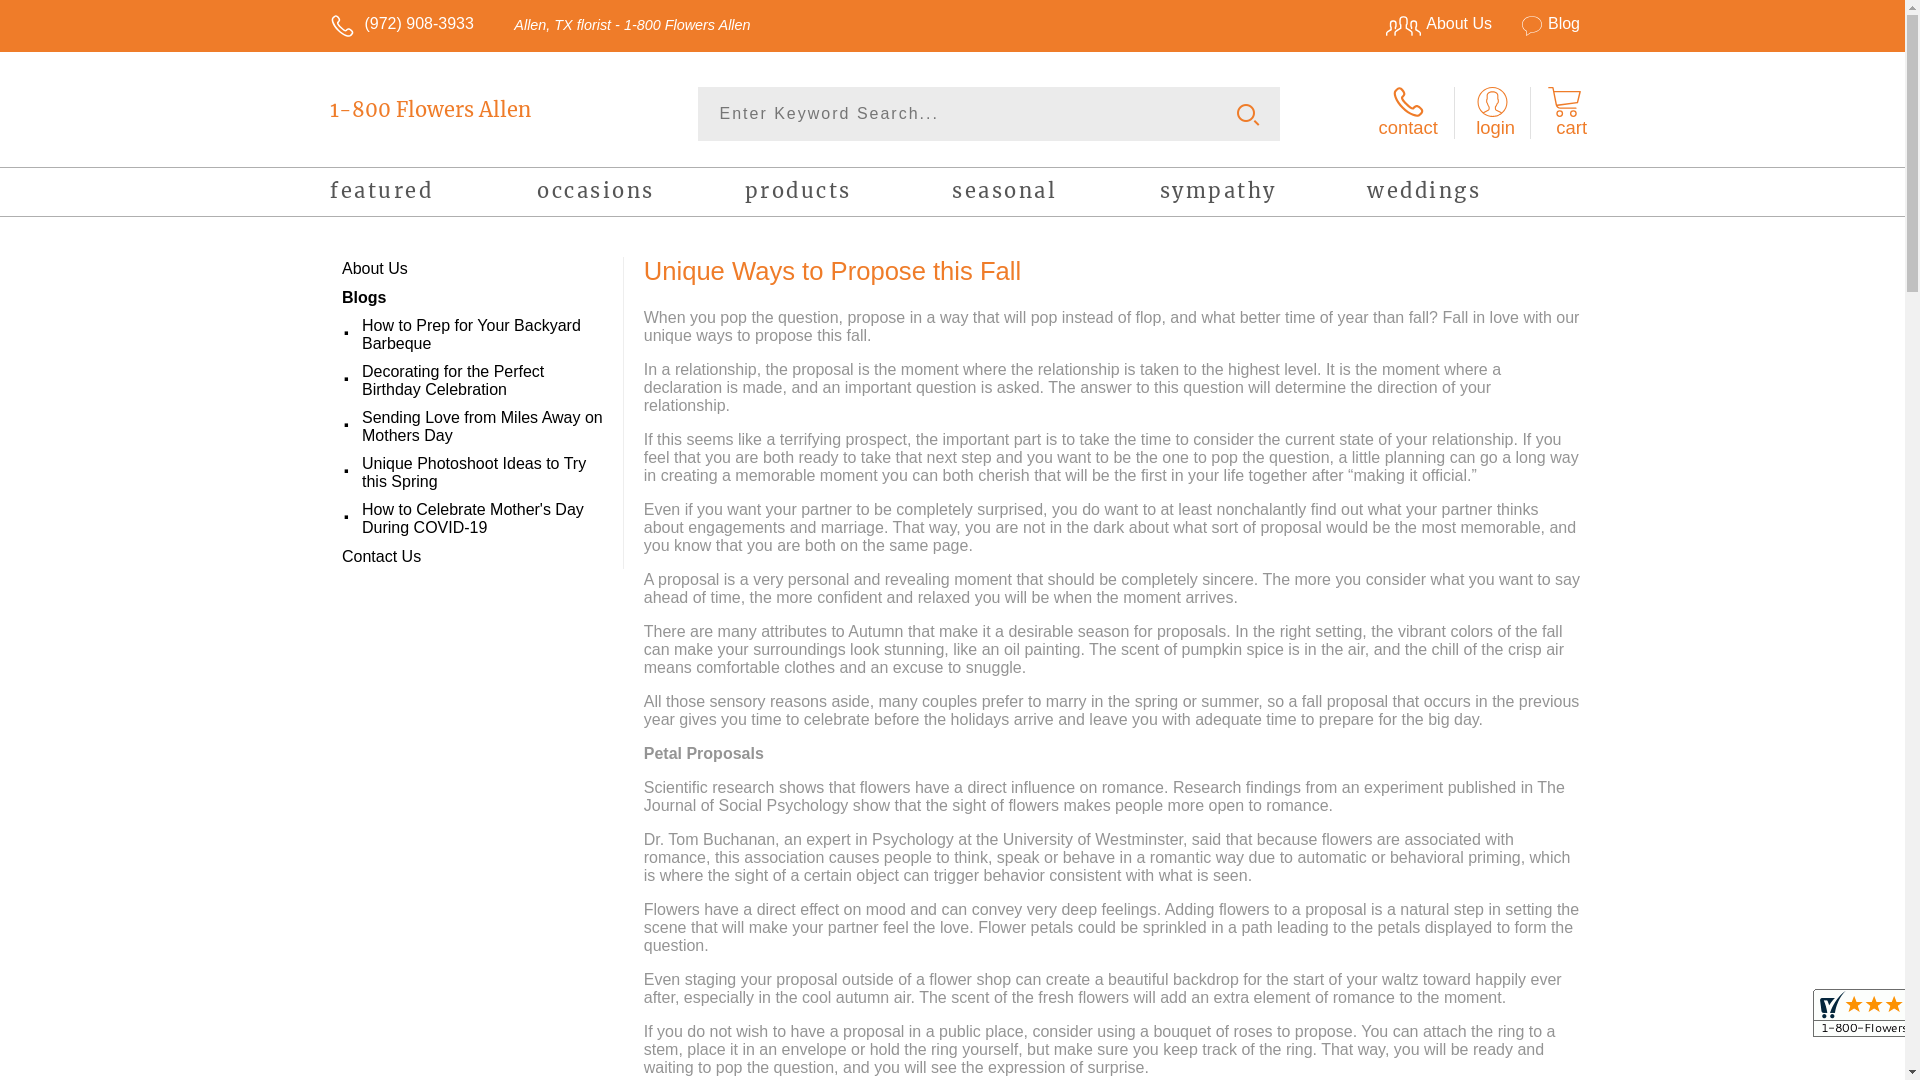 Image resolution: width=1920 pixels, height=1080 pixels. What do you see at coordinates (417, 23) in the screenshot?
I see `'(972) 908-3933'` at bounding box center [417, 23].